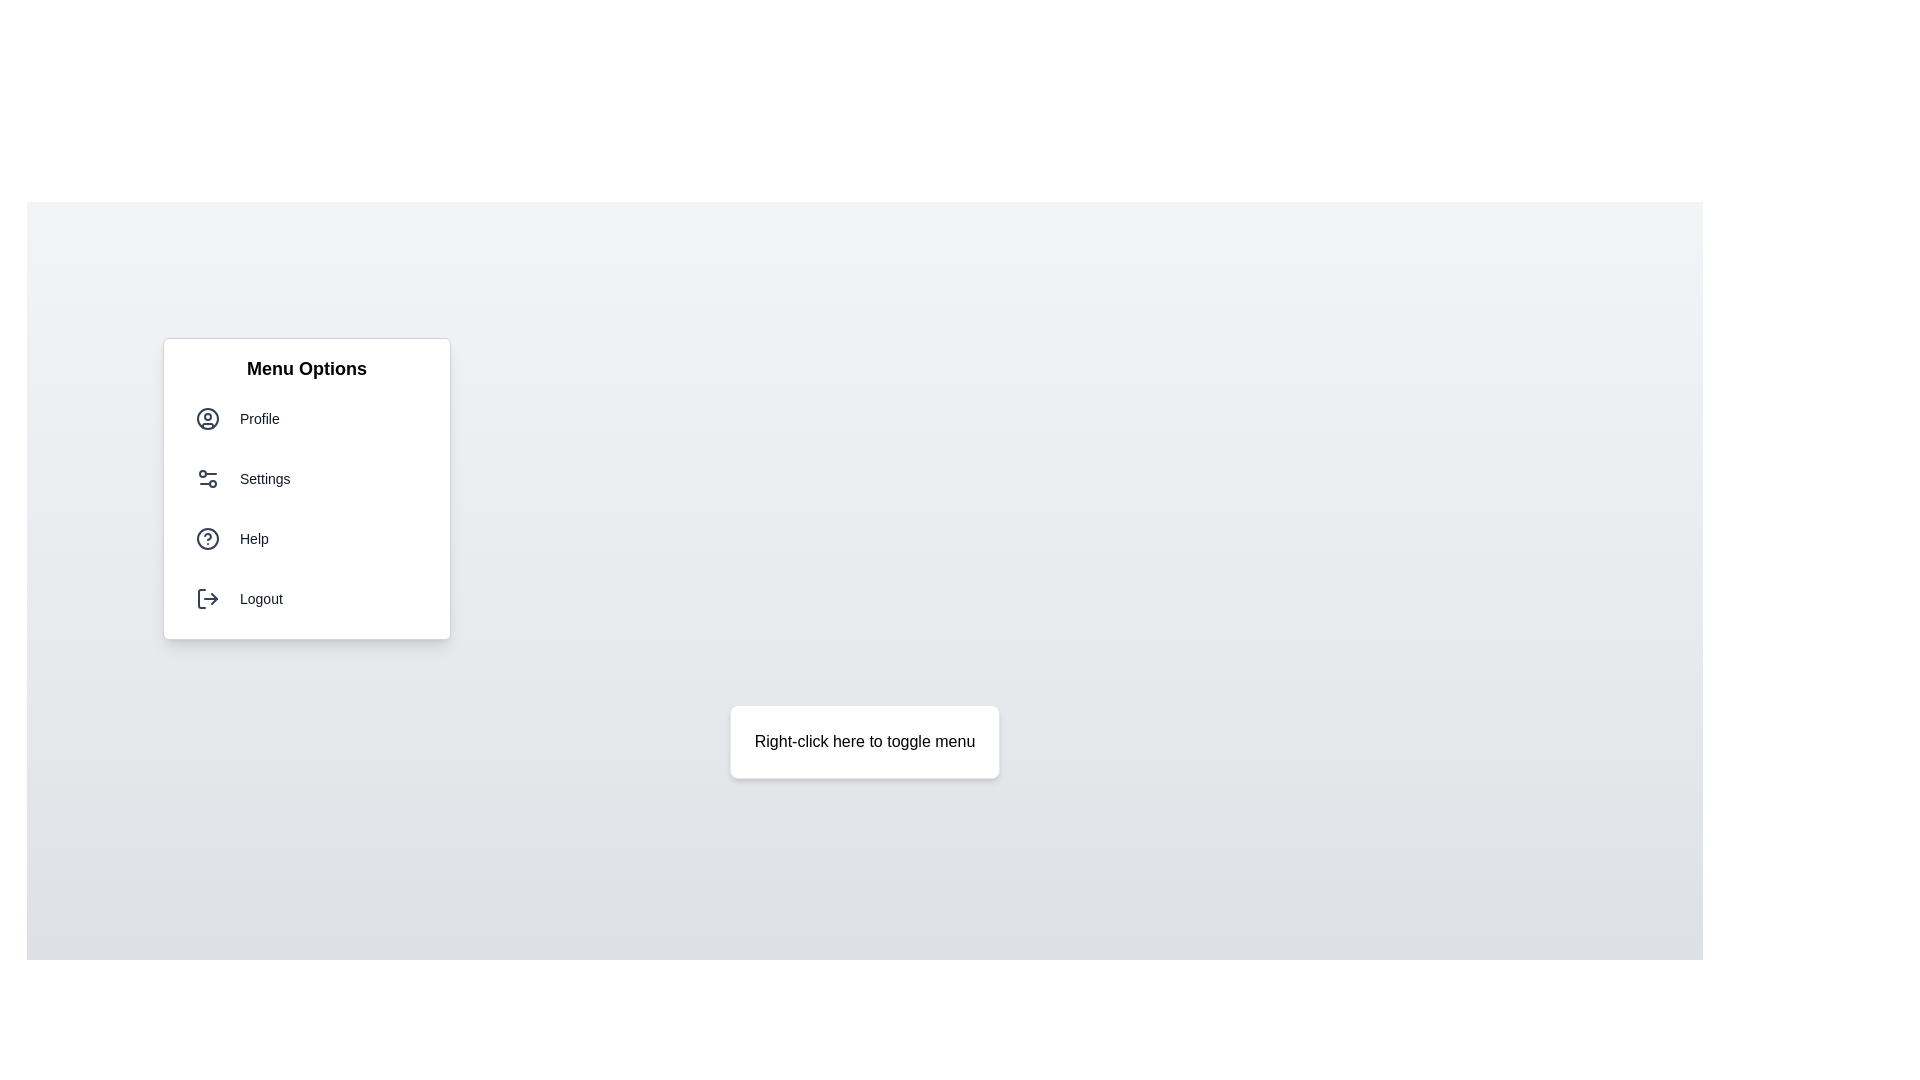 Image resolution: width=1920 pixels, height=1080 pixels. Describe the element at coordinates (306, 478) in the screenshot. I see `the menu option Settings from the menu` at that location.